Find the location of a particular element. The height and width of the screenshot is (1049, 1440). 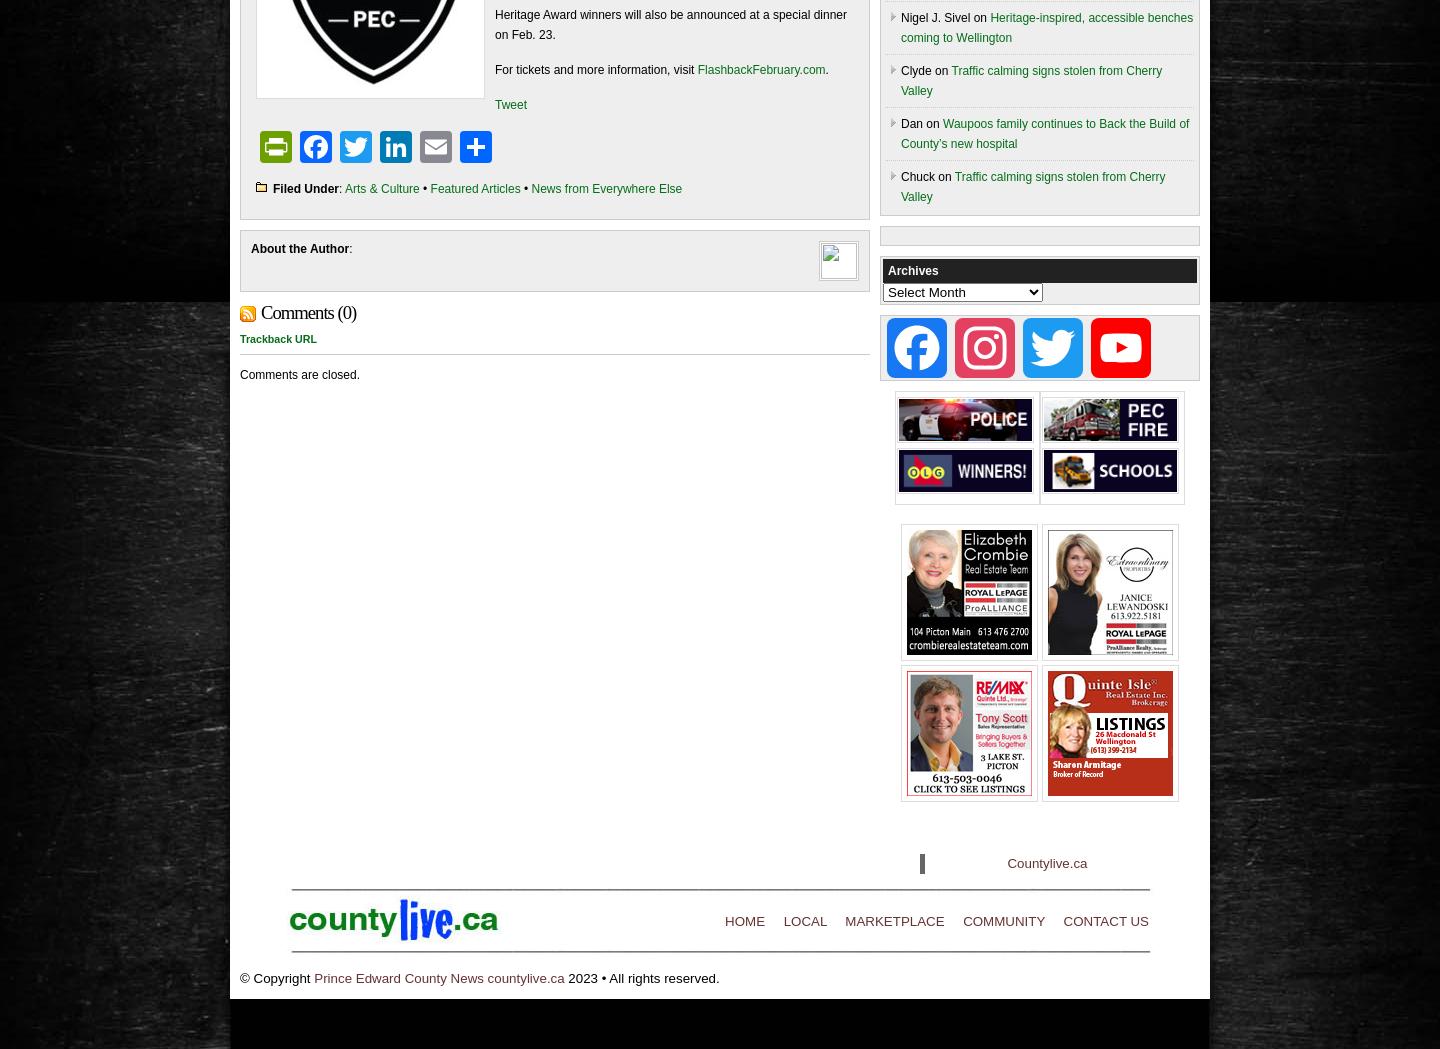

'News from Everywhere Else' is located at coordinates (530, 186).